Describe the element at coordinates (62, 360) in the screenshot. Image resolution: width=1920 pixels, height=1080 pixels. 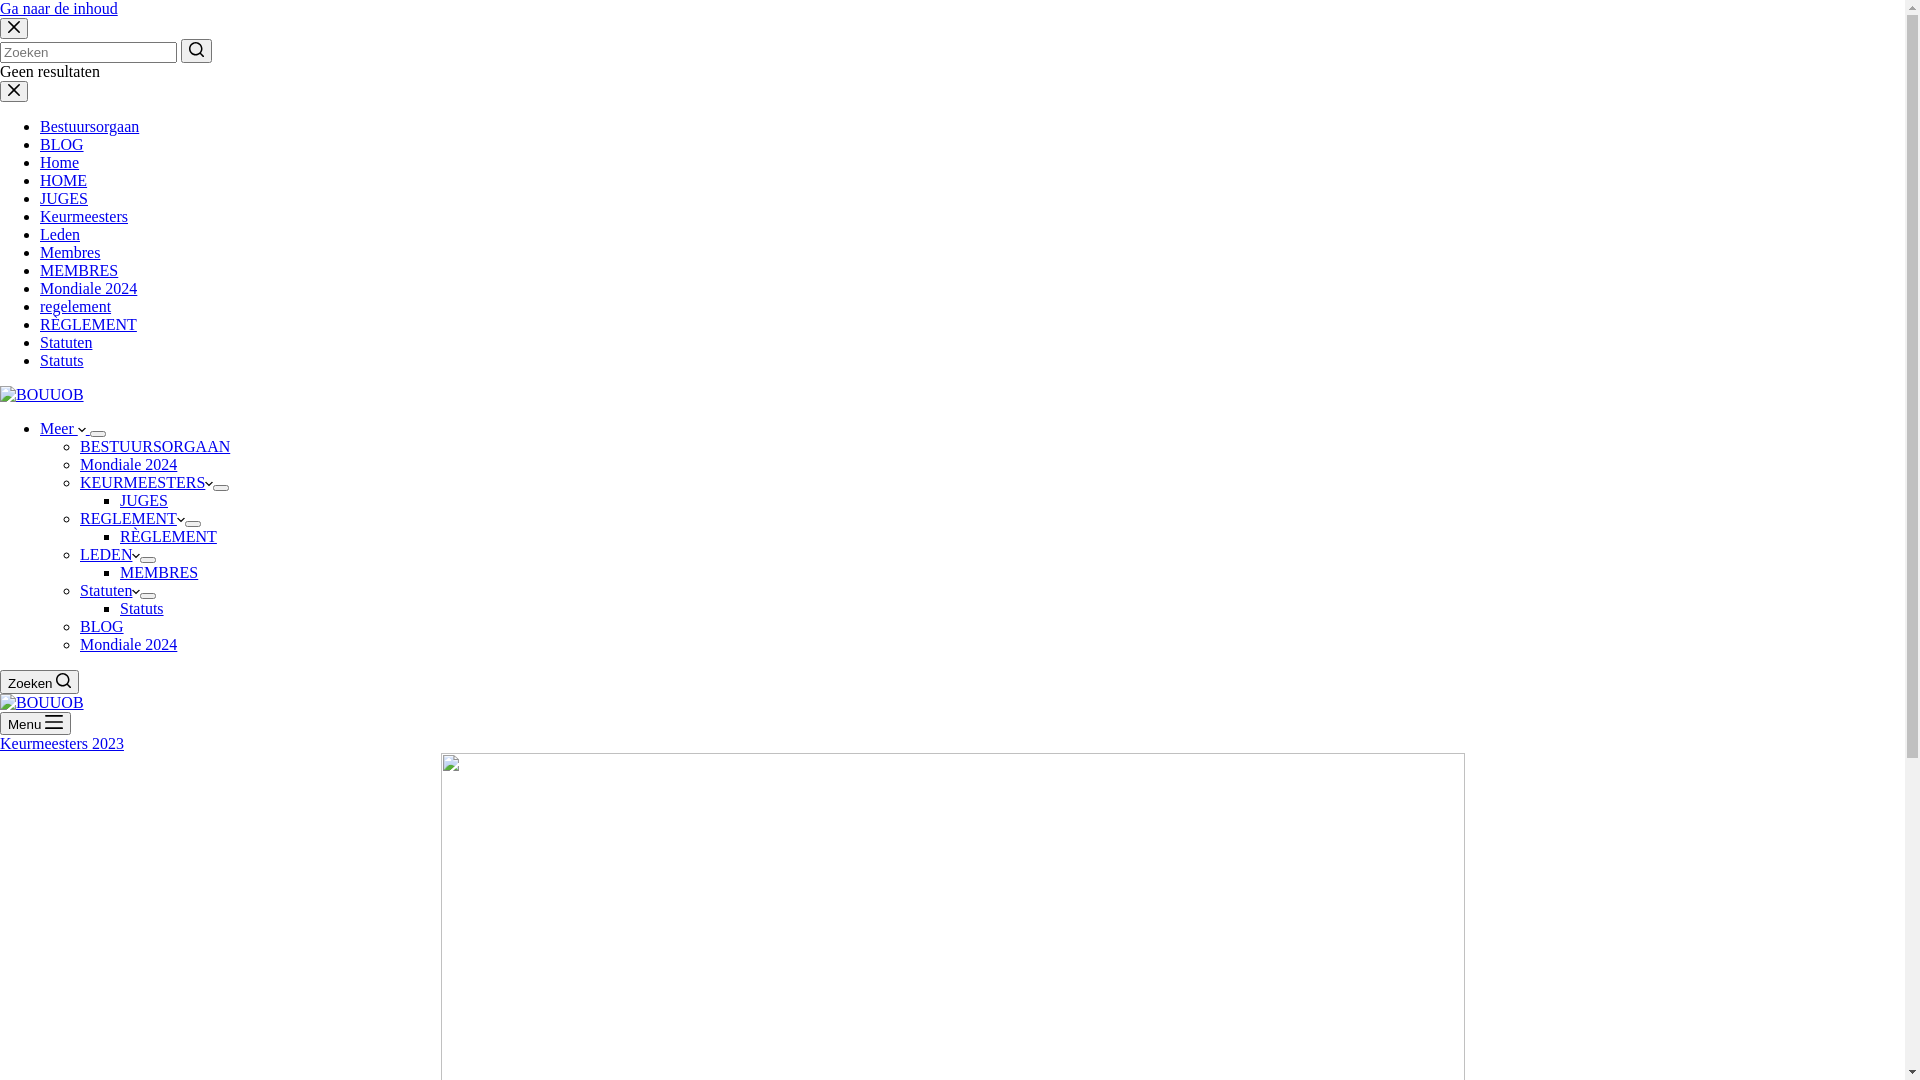
I see `'Statuts'` at that location.